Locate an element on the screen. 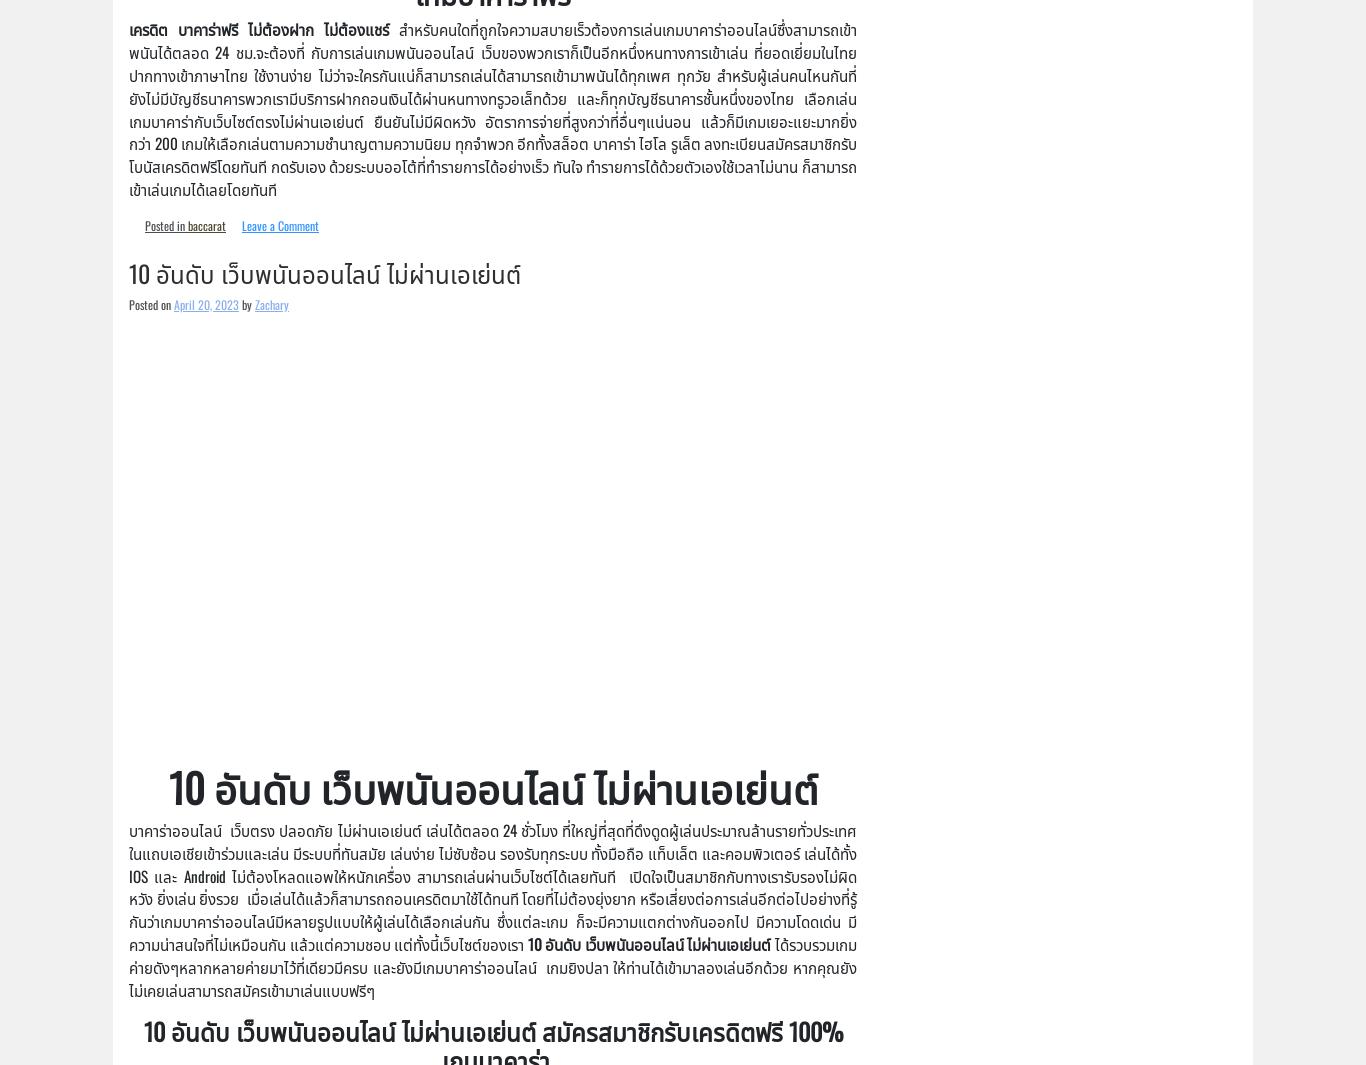 This screenshot has width=1366, height=1065. 'April 20, 2023' is located at coordinates (205, 302).